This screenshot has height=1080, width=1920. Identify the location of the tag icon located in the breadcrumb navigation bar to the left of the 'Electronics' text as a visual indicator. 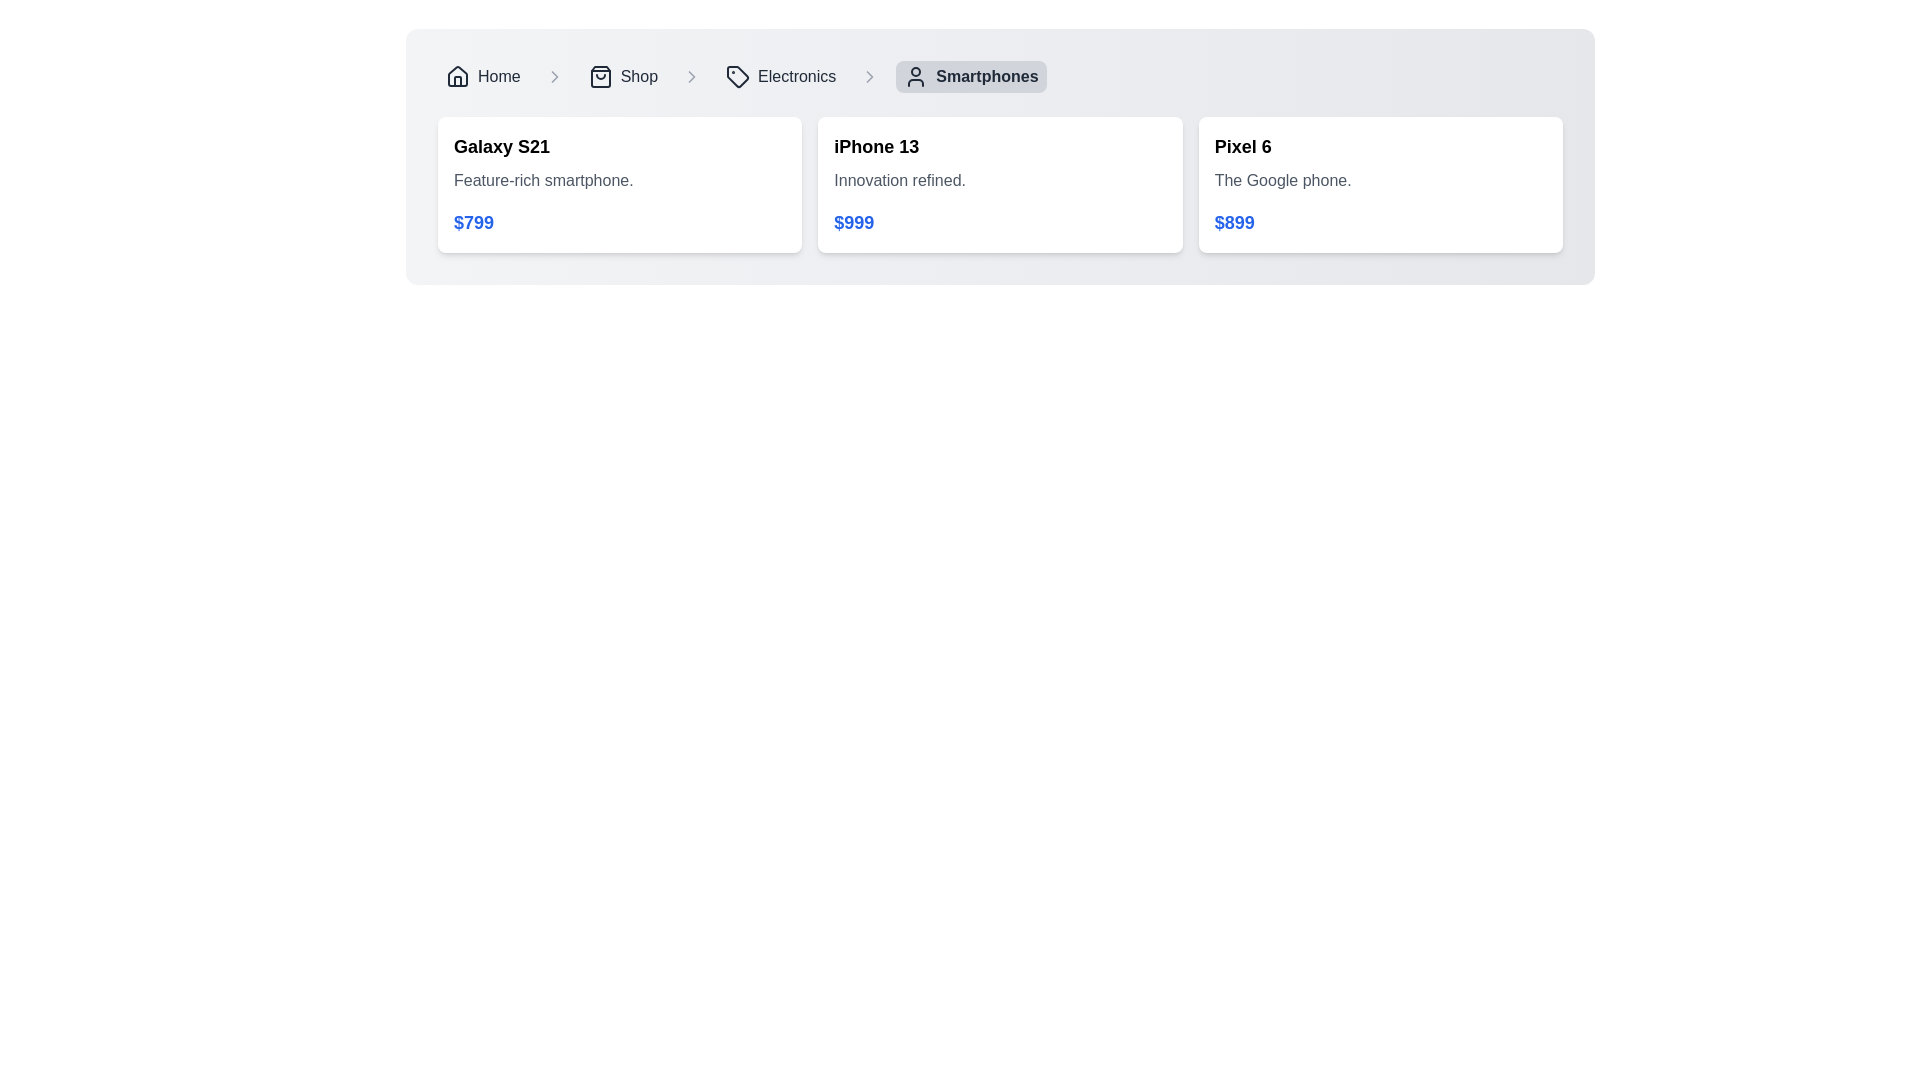
(737, 76).